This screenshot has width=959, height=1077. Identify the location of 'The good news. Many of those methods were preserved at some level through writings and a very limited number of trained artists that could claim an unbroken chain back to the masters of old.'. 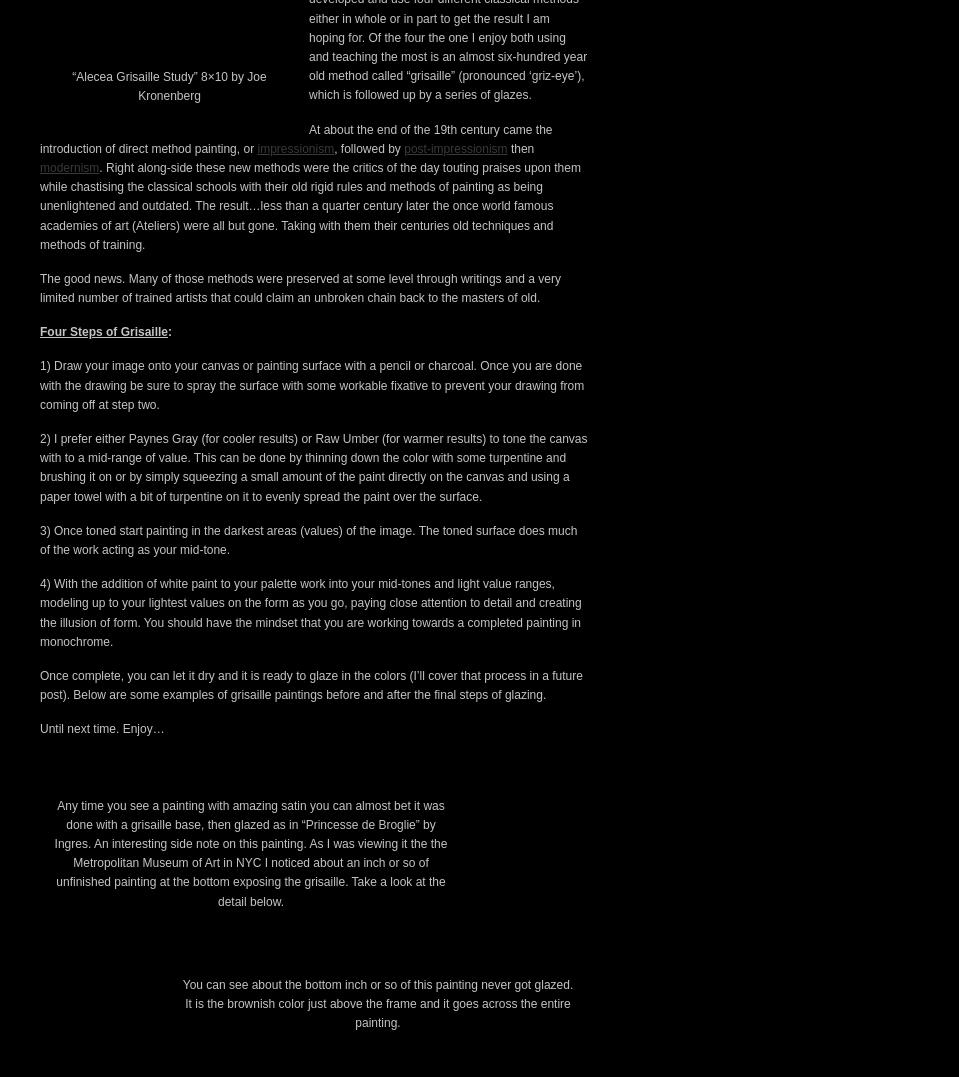
(38, 630).